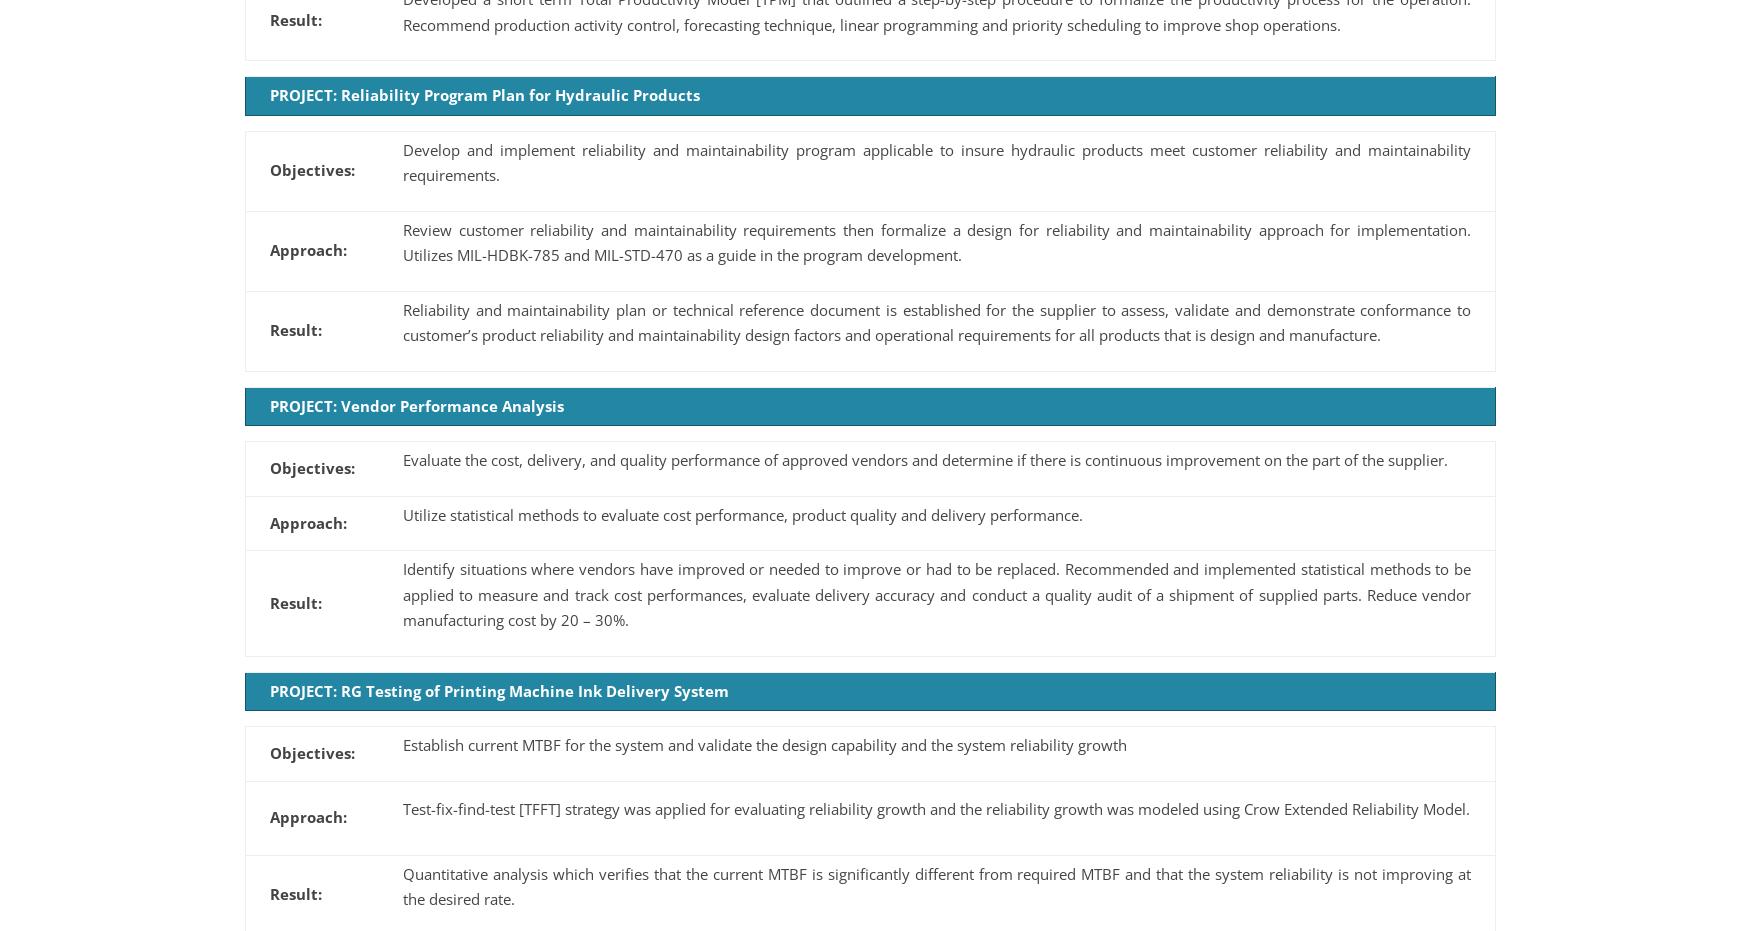 Image resolution: width=1741 pixels, height=931 pixels. I want to click on 'Establish current MTBF for the system and validate the design capability and the system reliability growth', so click(763, 744).